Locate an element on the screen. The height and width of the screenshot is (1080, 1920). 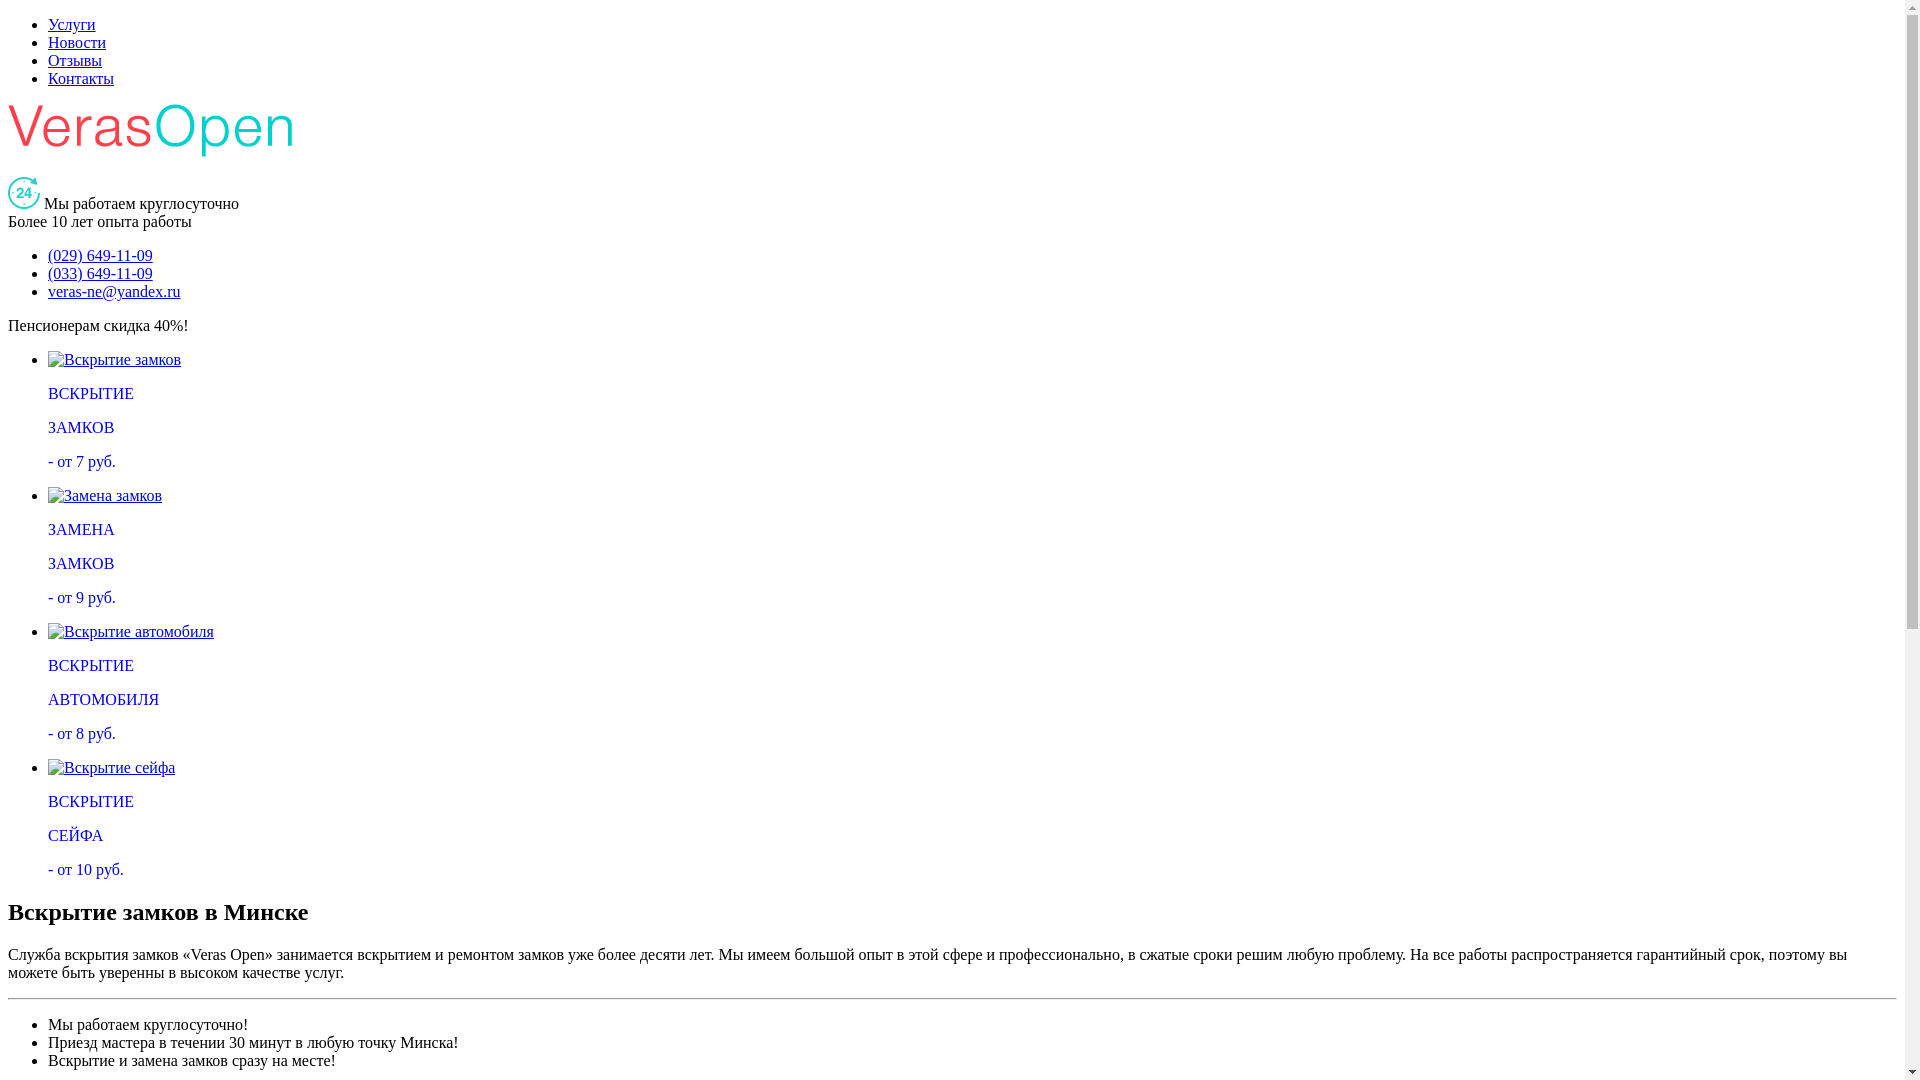
'veras-ne@yandex.ru' is located at coordinates (48, 291).